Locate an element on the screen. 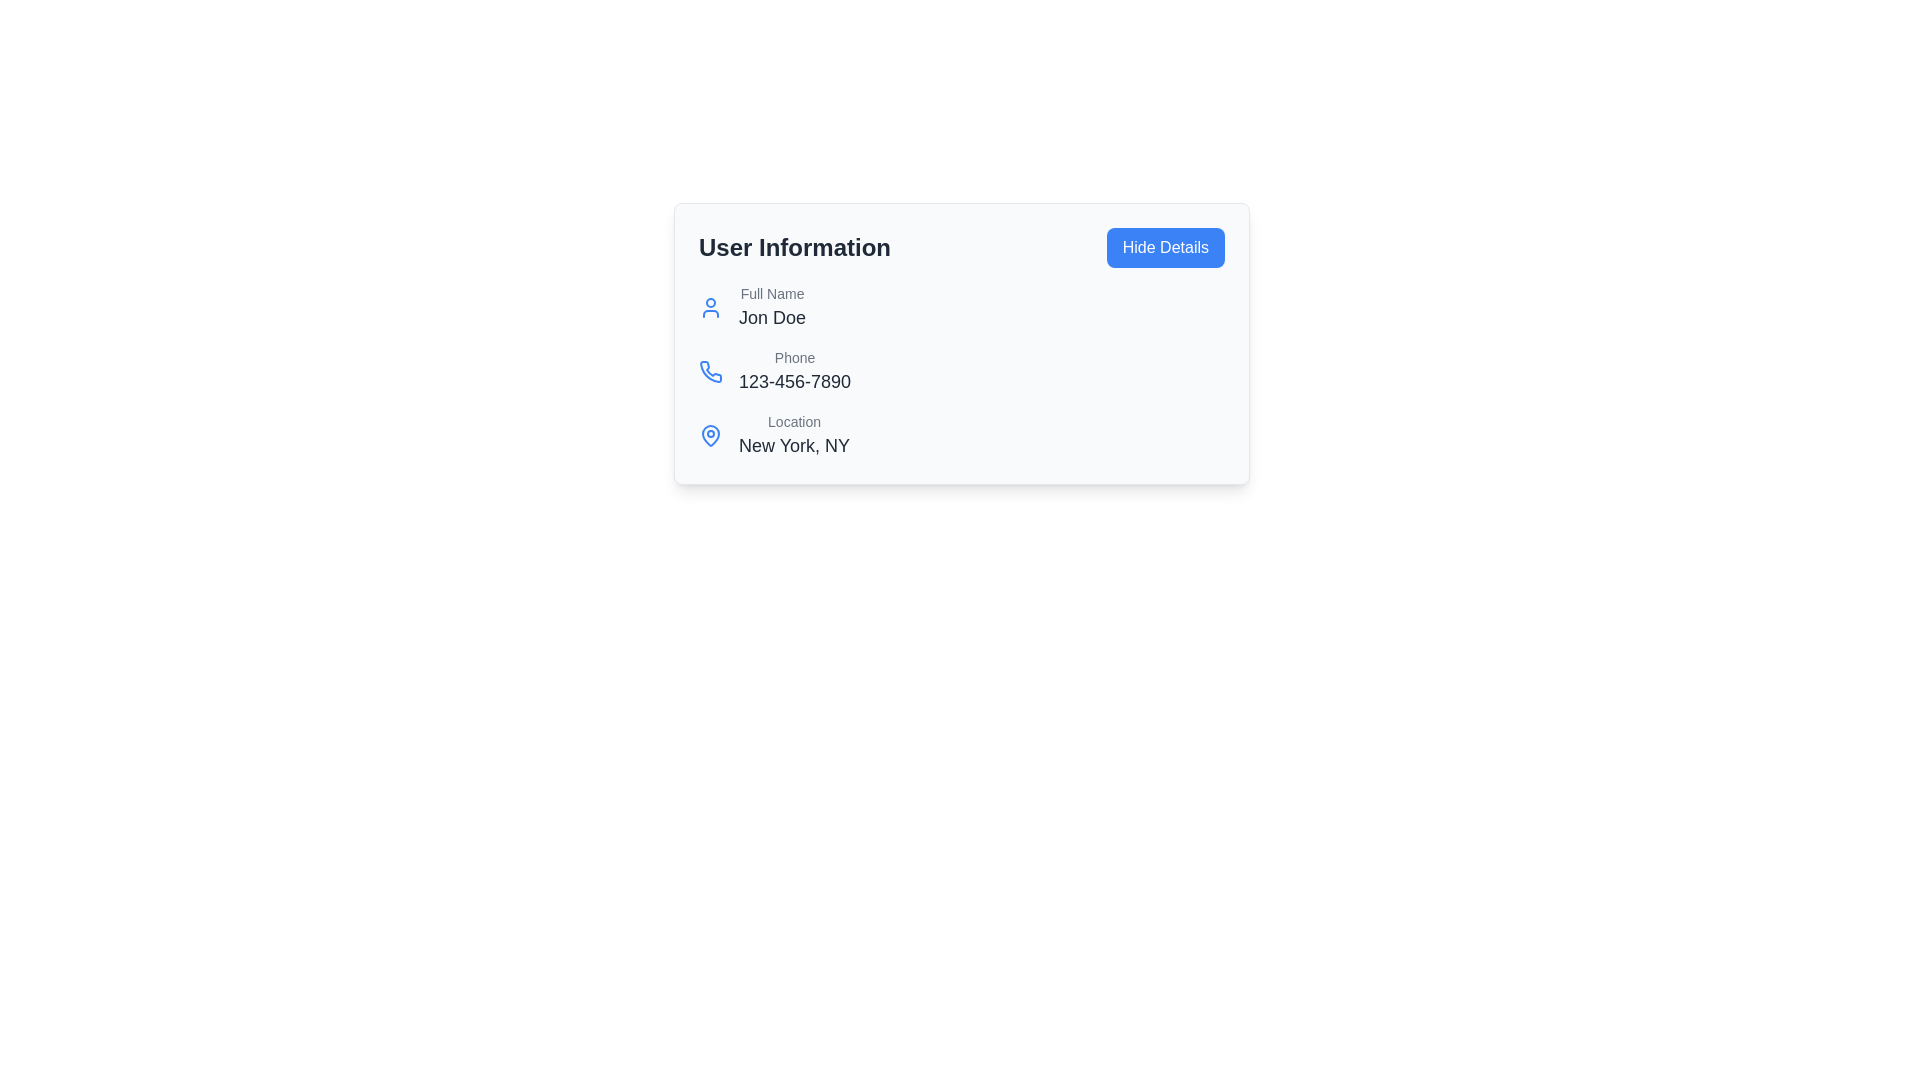 The width and height of the screenshot is (1920, 1080). the 'Location' label in gray font located in the 'User Information' section, positioned above the 'New York, NY' text element is located at coordinates (793, 420).